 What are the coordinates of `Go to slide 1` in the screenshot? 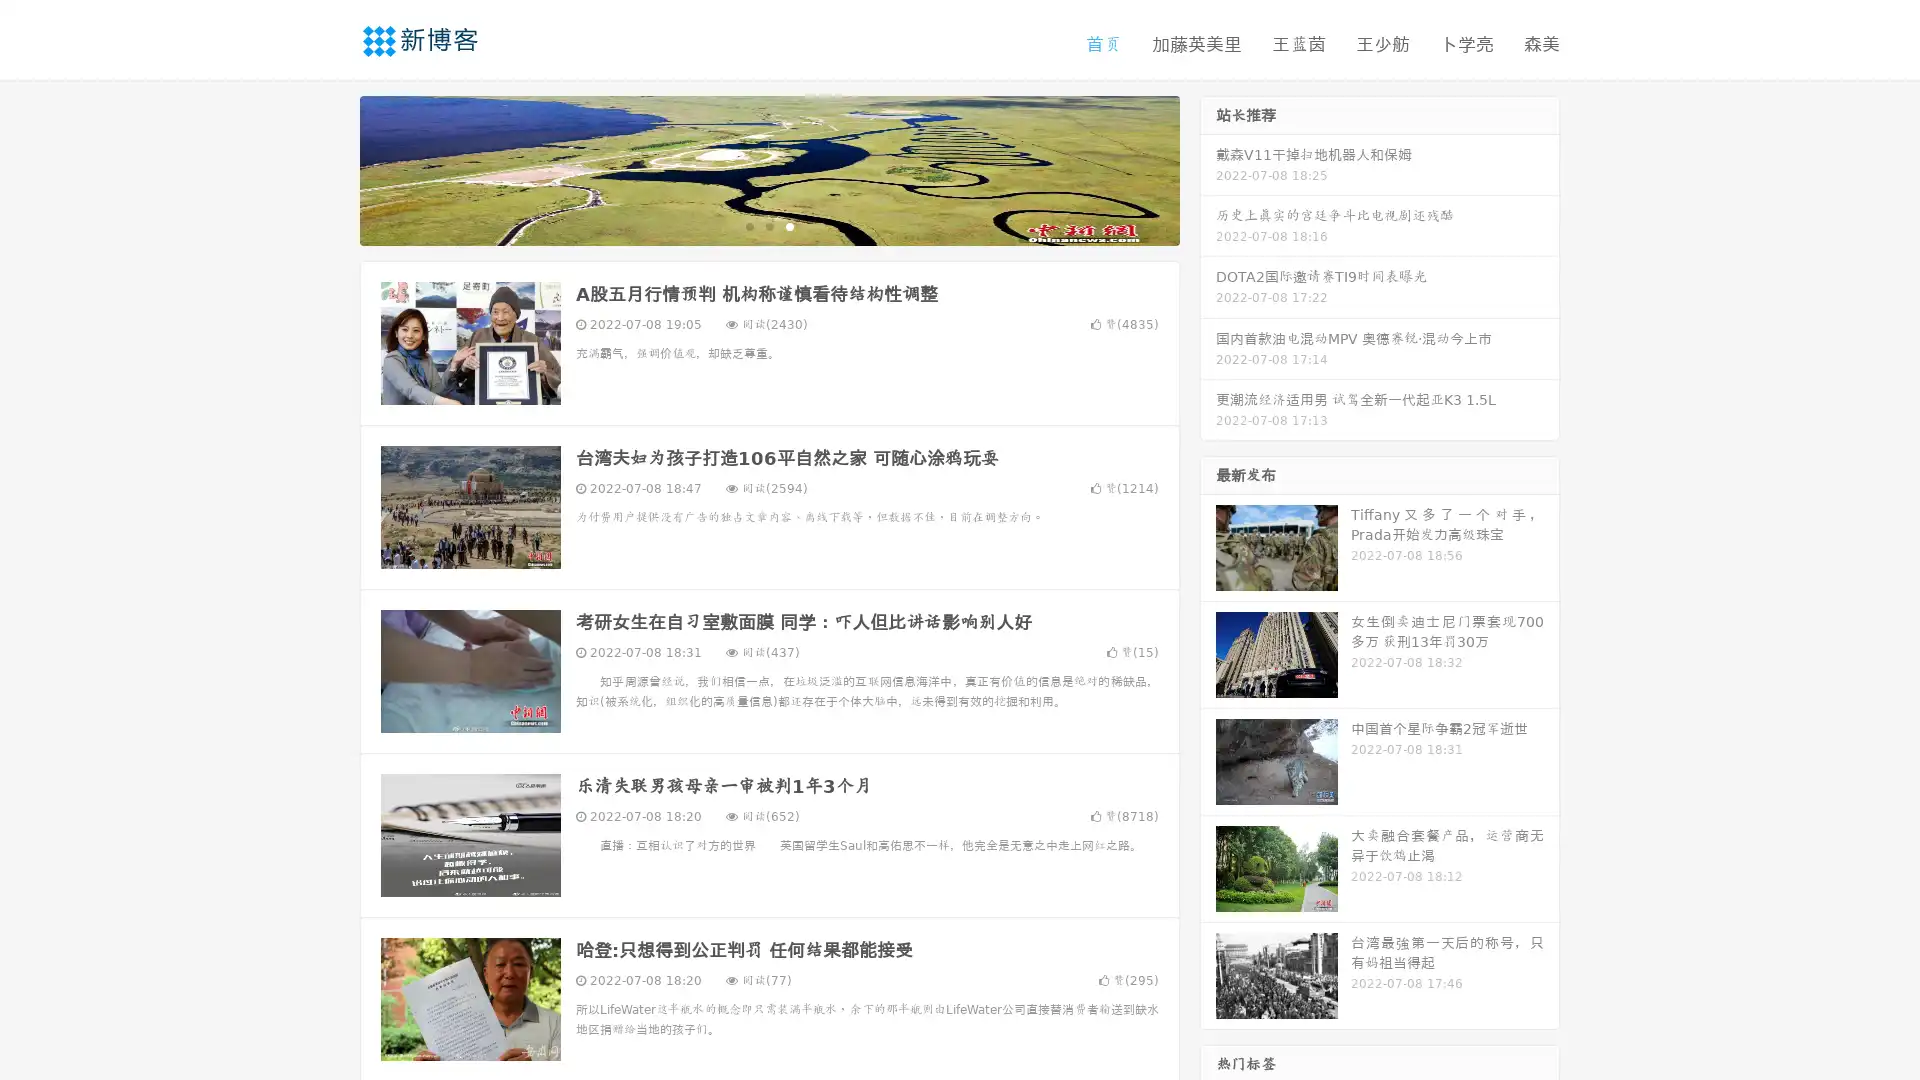 It's located at (748, 225).